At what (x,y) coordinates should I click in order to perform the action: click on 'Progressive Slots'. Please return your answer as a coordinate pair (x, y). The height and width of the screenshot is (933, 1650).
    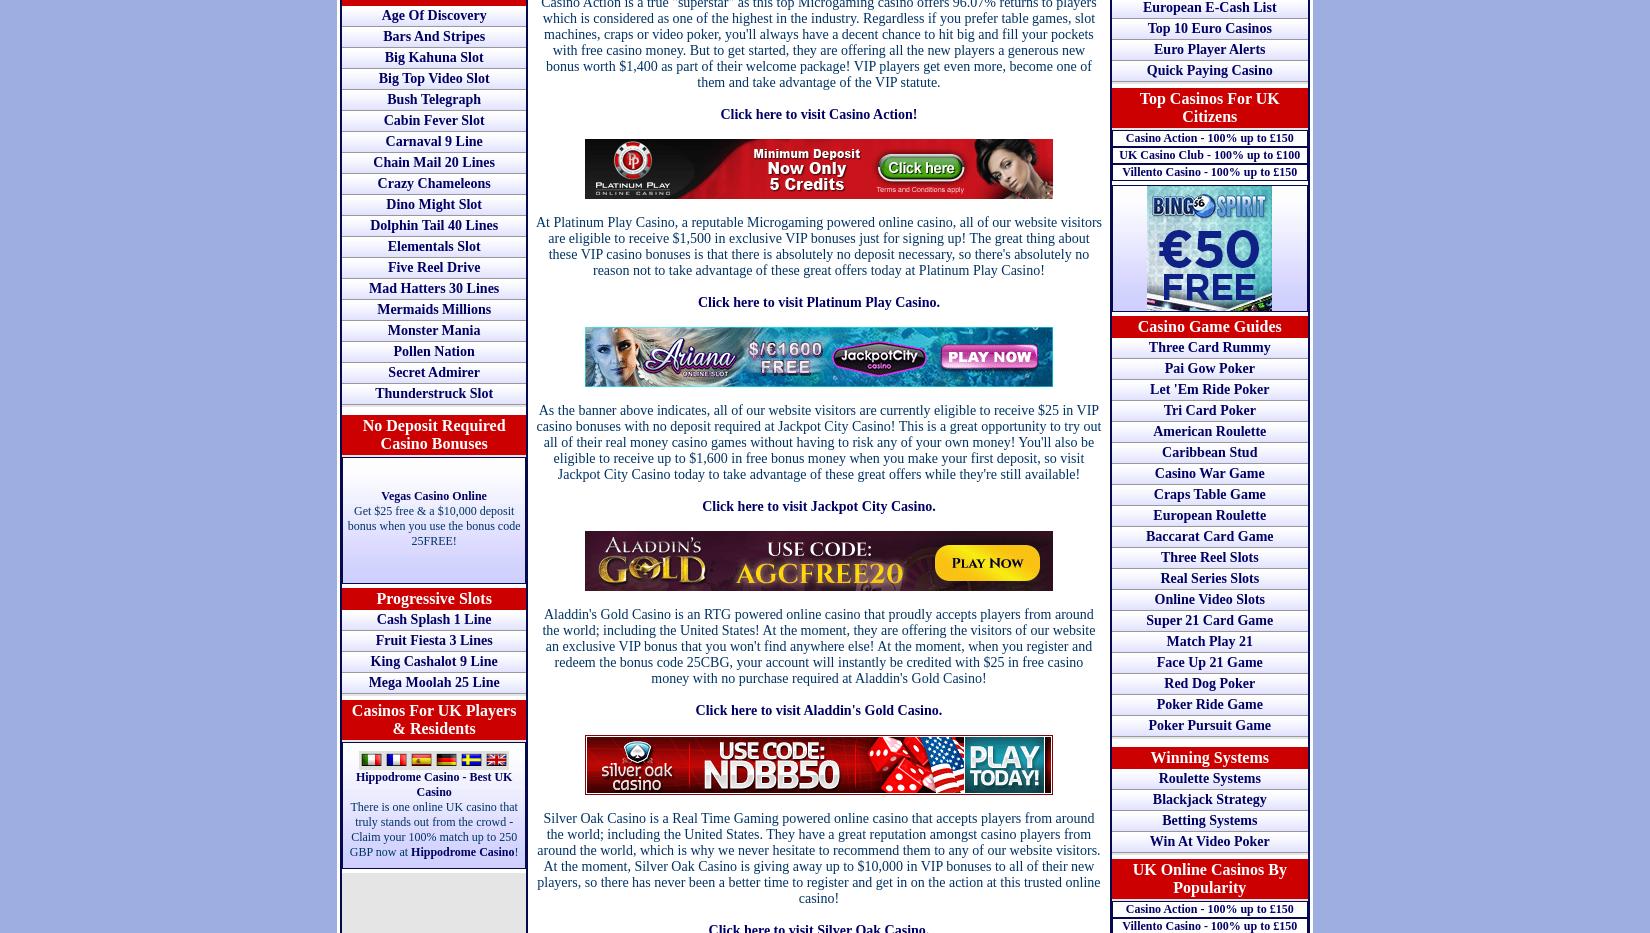
    Looking at the image, I should click on (432, 598).